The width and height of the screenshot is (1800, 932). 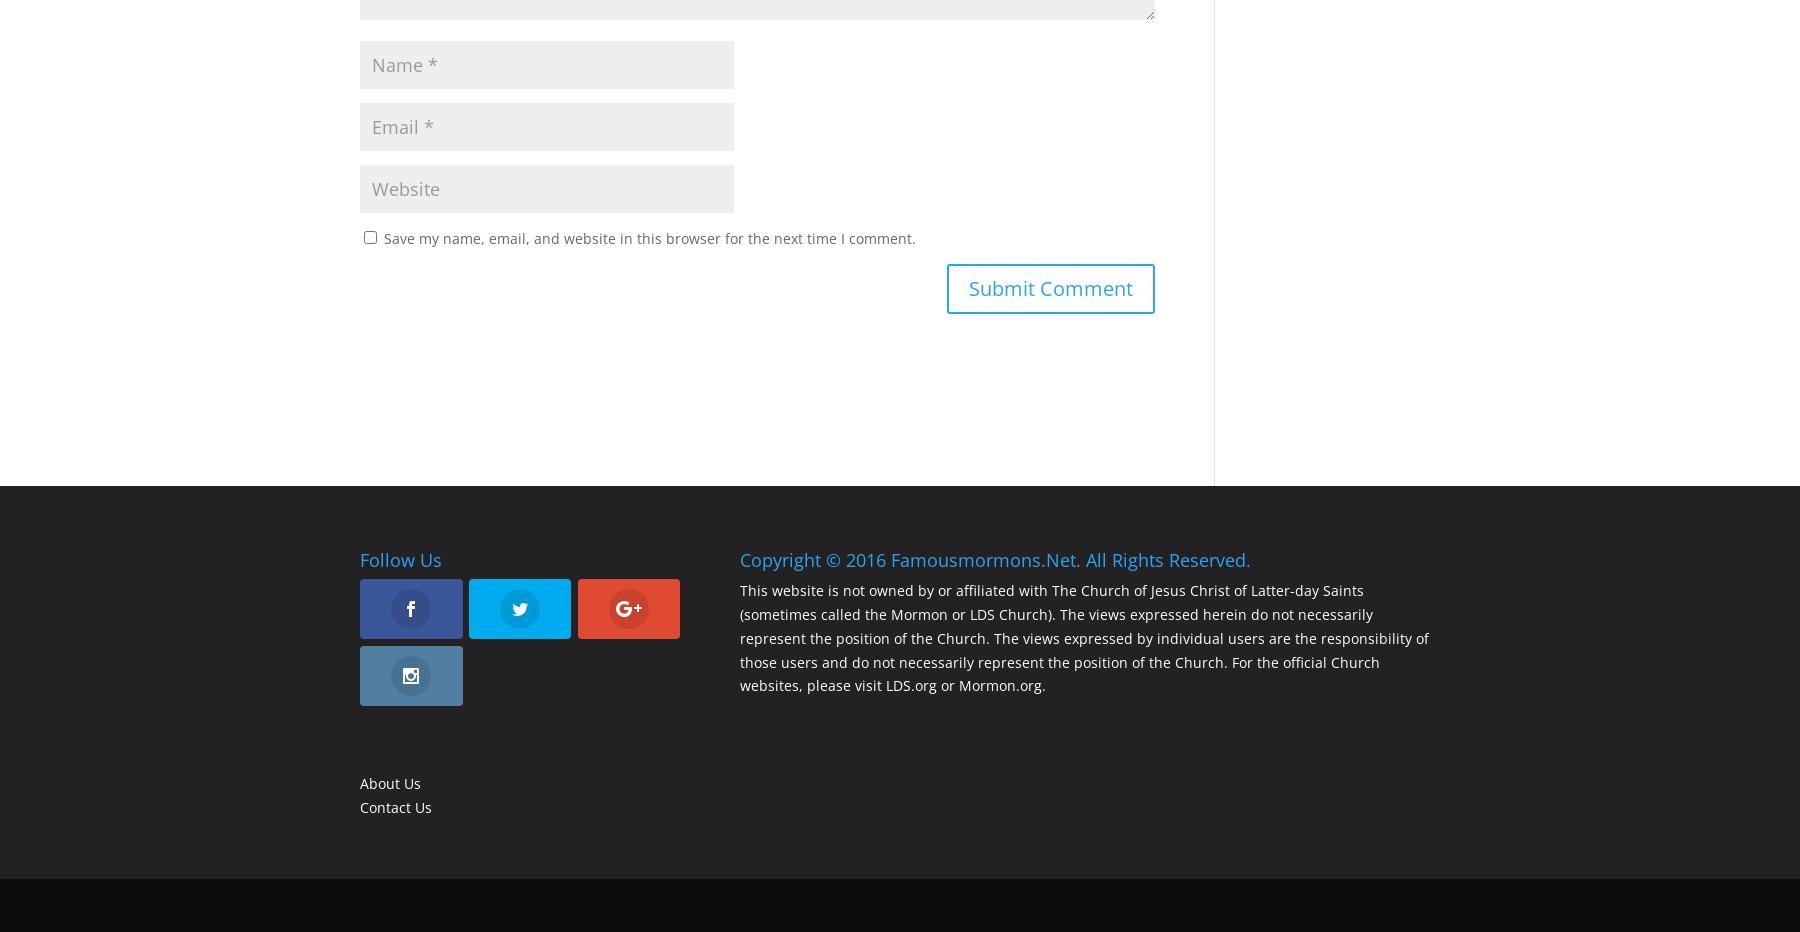 I want to click on 'Elegant Themes', so click(x=500, y=904).